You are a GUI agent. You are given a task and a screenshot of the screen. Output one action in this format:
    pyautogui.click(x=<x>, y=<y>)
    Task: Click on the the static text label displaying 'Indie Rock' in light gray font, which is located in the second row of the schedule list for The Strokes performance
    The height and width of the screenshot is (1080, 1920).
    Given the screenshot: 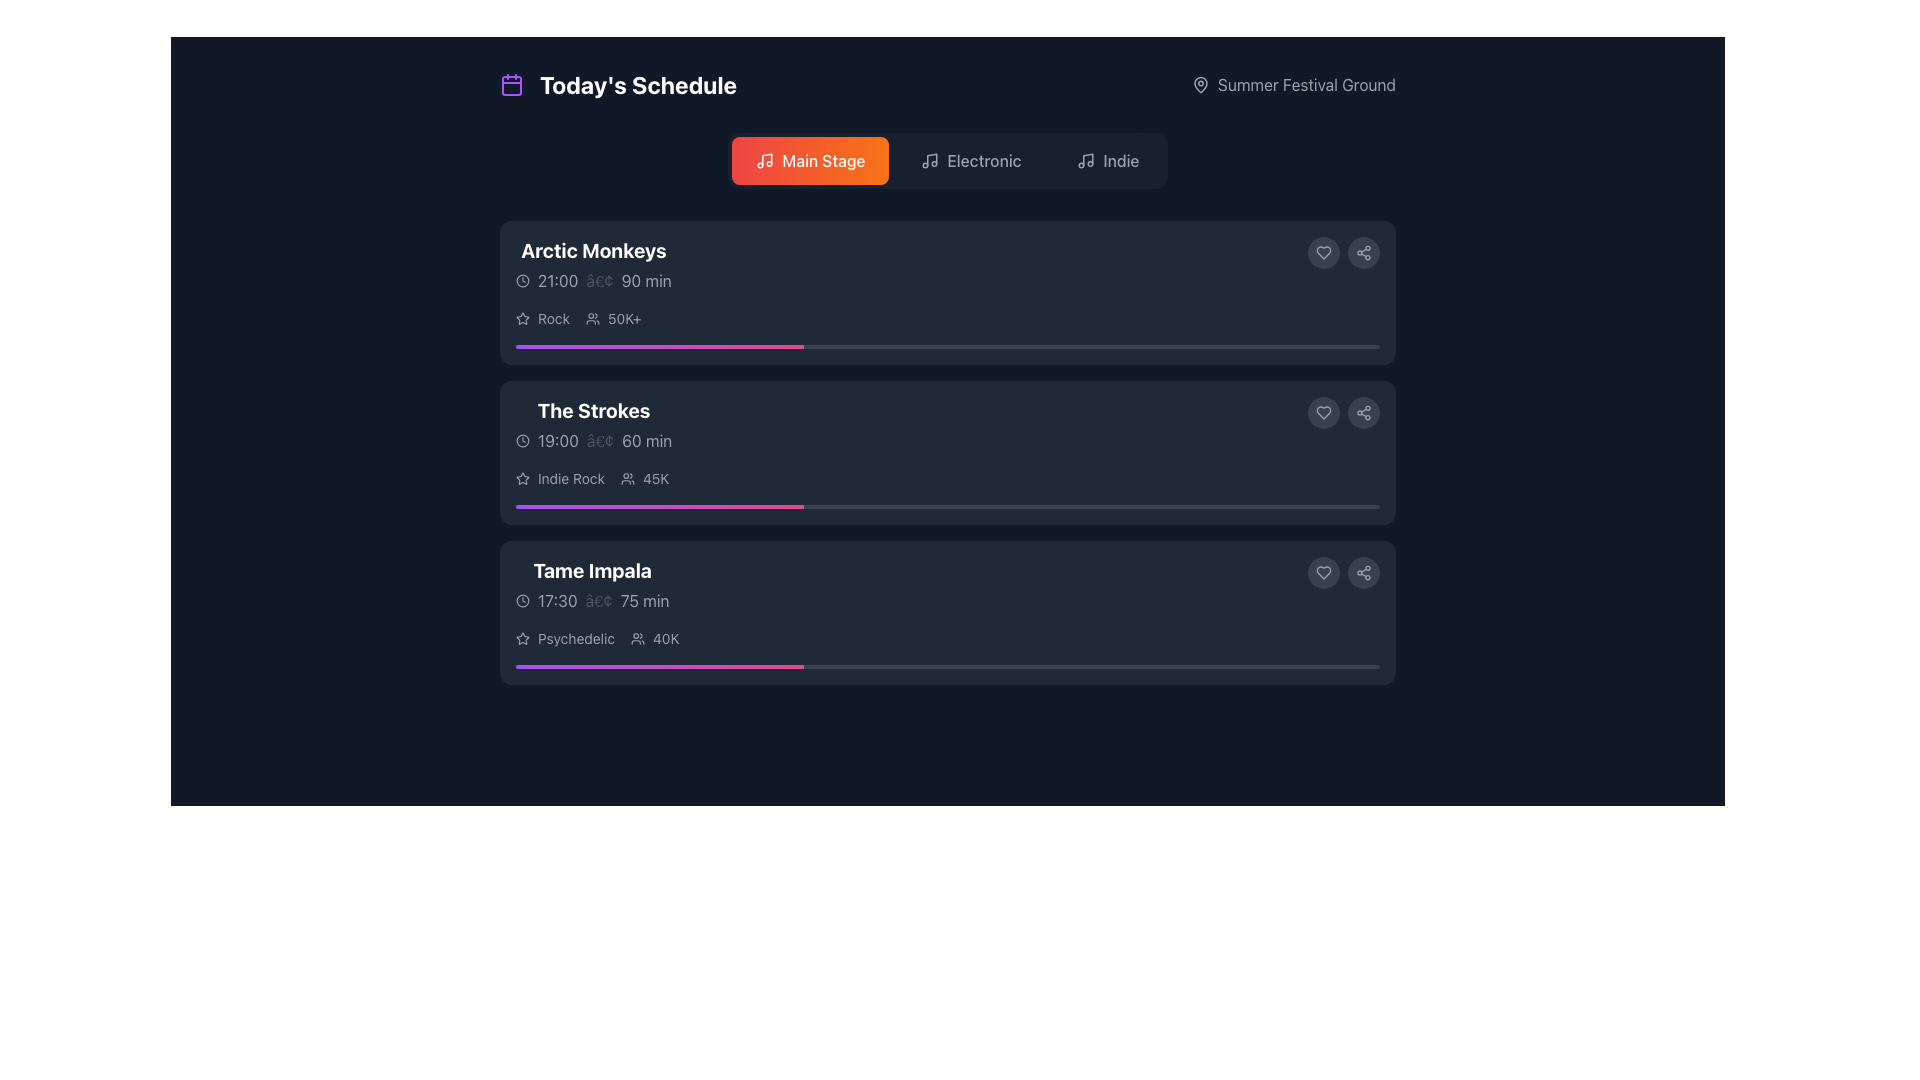 What is the action you would take?
    pyautogui.click(x=570, y=478)
    